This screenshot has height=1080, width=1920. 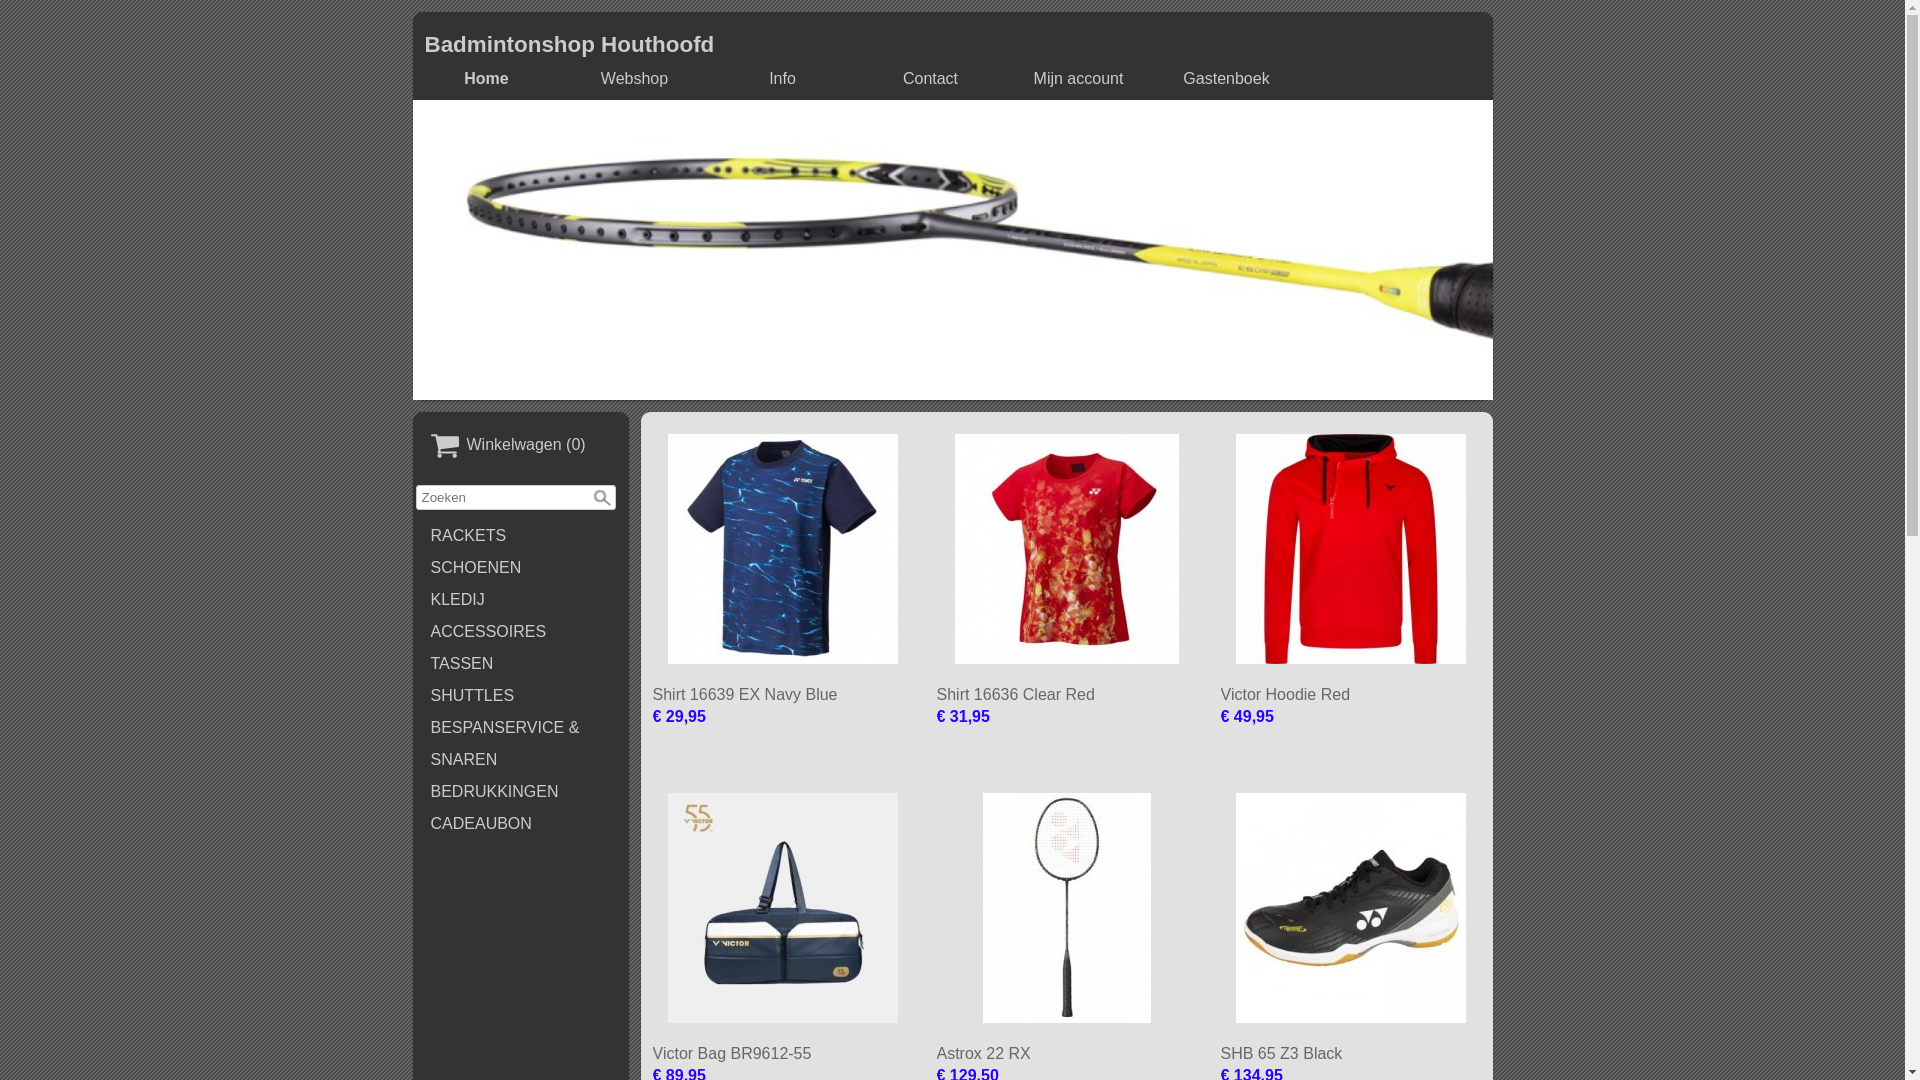 What do you see at coordinates (415, 790) in the screenshot?
I see `'BEDRUKKINGEN'` at bounding box center [415, 790].